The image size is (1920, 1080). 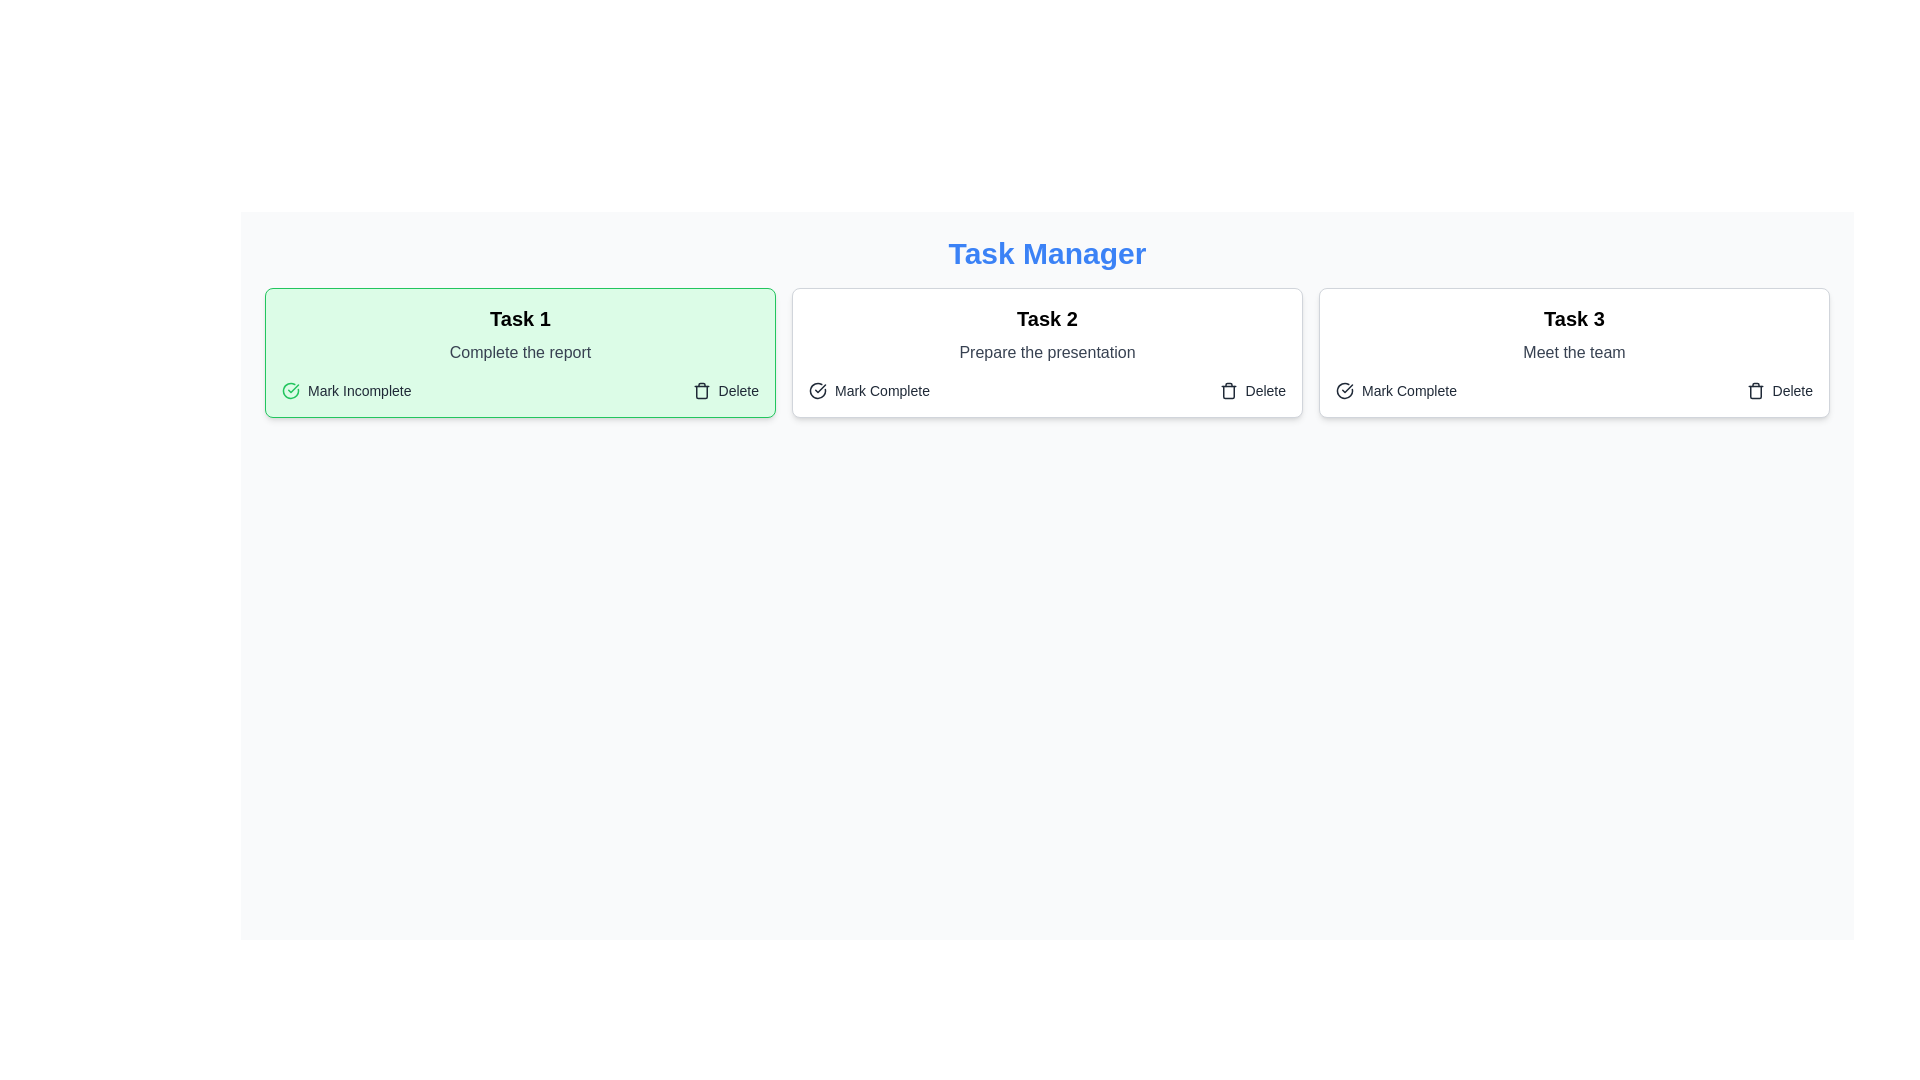 What do you see at coordinates (881, 390) in the screenshot?
I see `the 'Mark Complete' text label element, which is styled in a muted color and is located next to a check mark icon within the task card labeled 'Task 2'` at bounding box center [881, 390].